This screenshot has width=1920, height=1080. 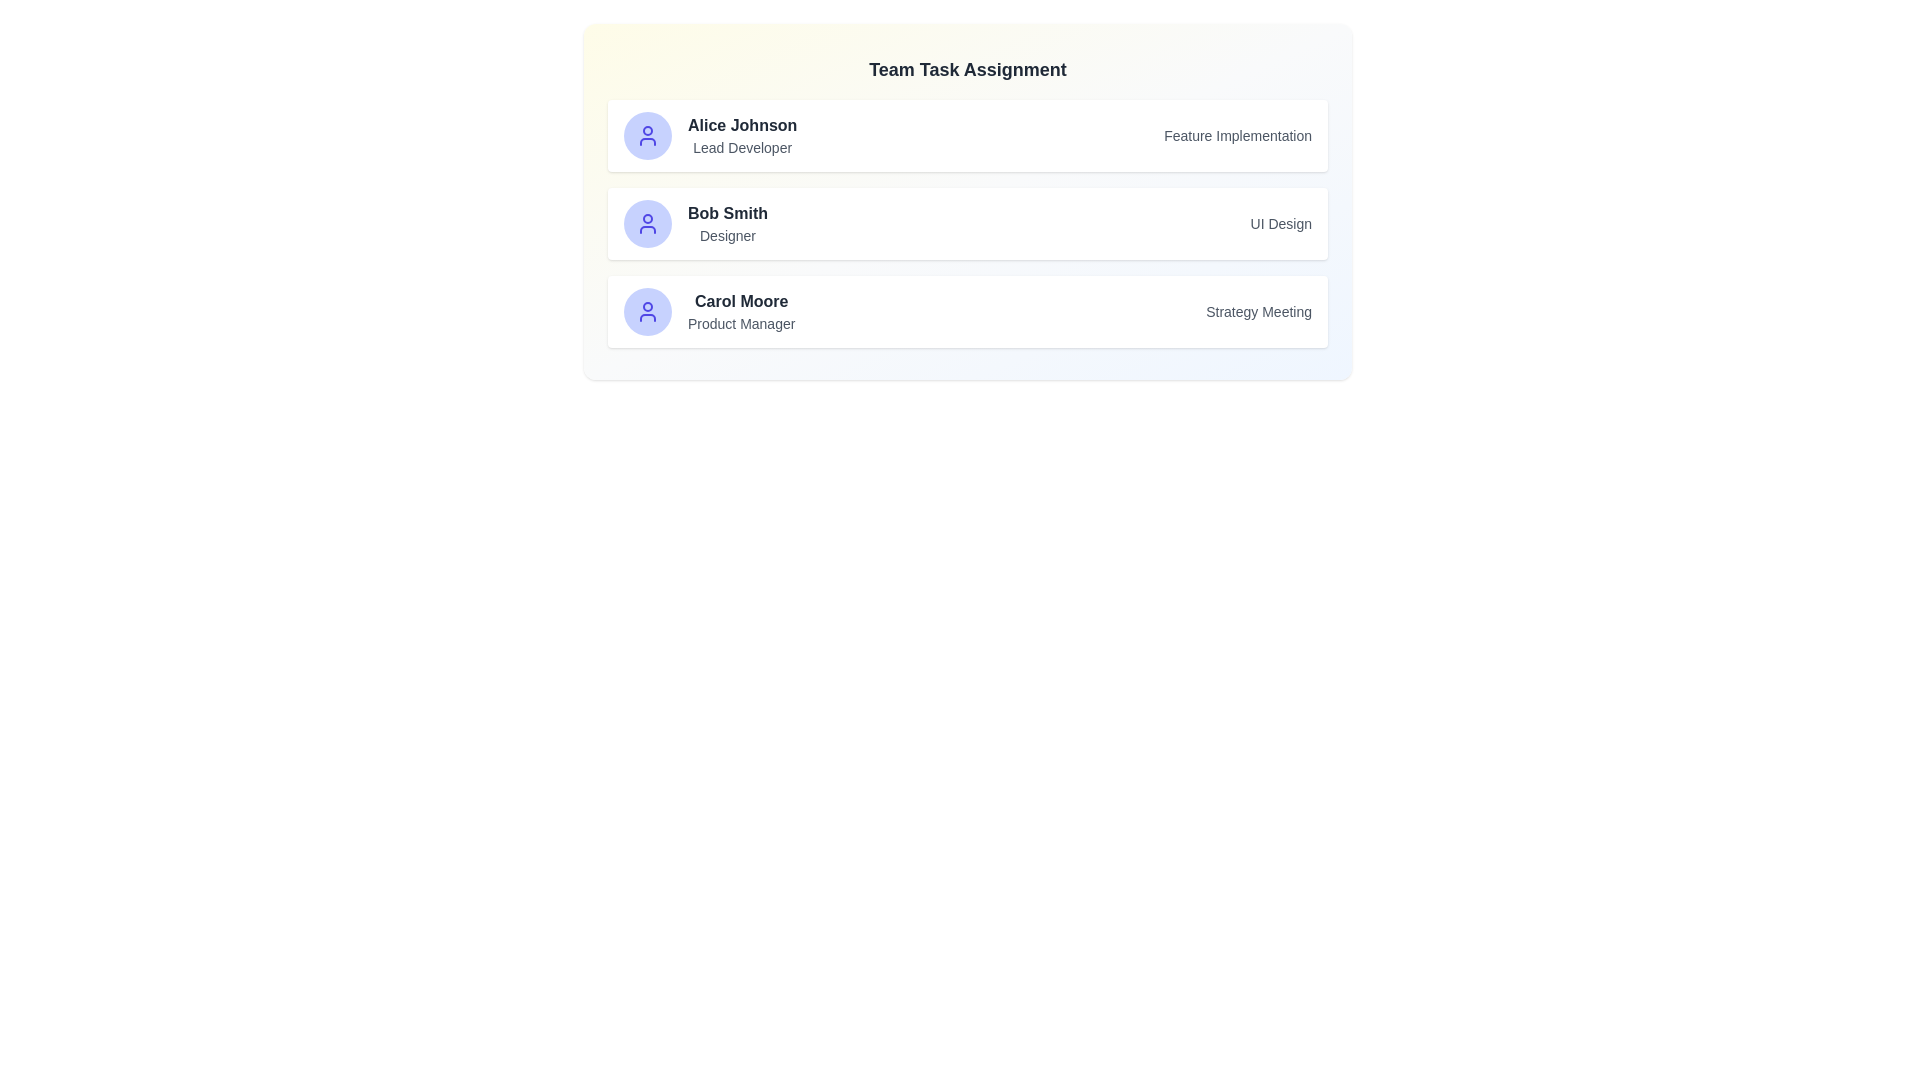 What do you see at coordinates (648, 312) in the screenshot?
I see `the Profile Avatar representing user 'Carol Moore', which is the leftmost component of the 'Carol Moore Product Manager' tile, located under the 'Bob Smith Designer' tile` at bounding box center [648, 312].